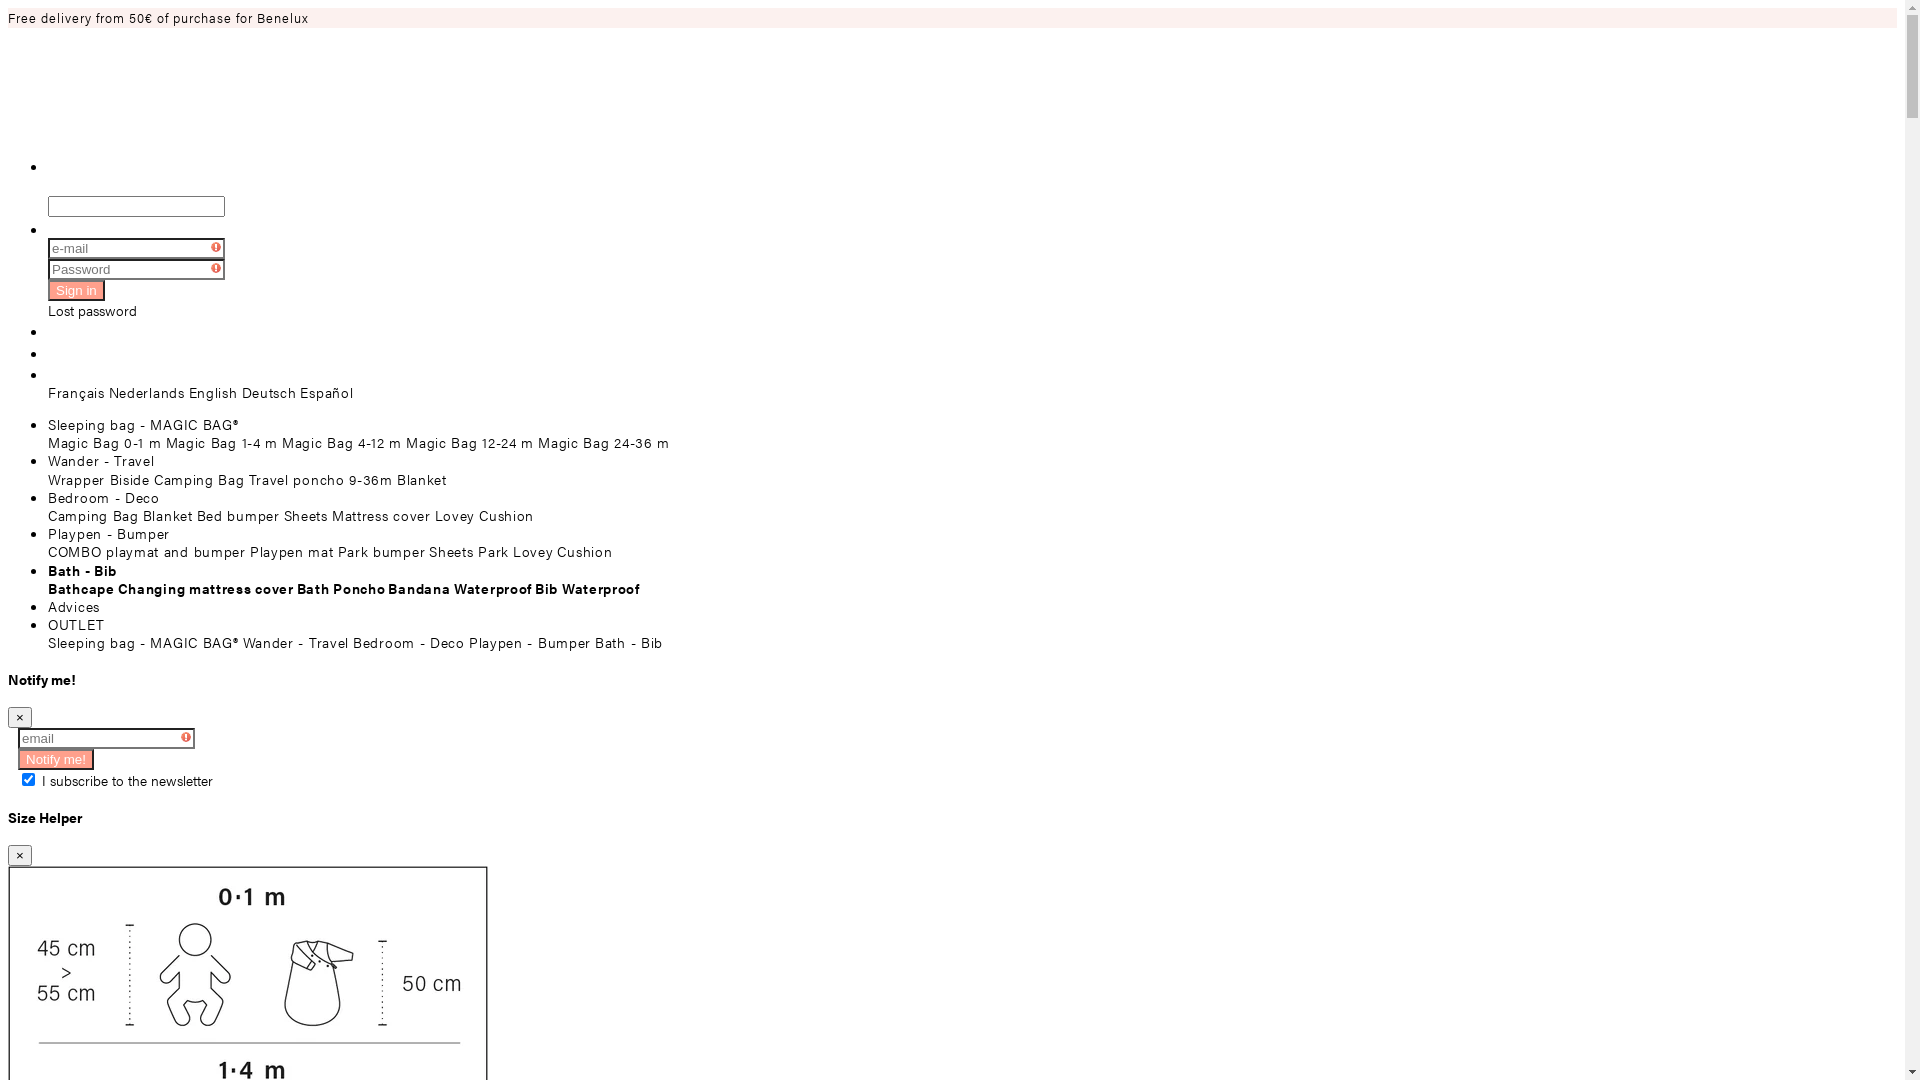 This screenshot has height=1080, width=1920. I want to click on 'Travel poncho 9-36m', so click(321, 478).